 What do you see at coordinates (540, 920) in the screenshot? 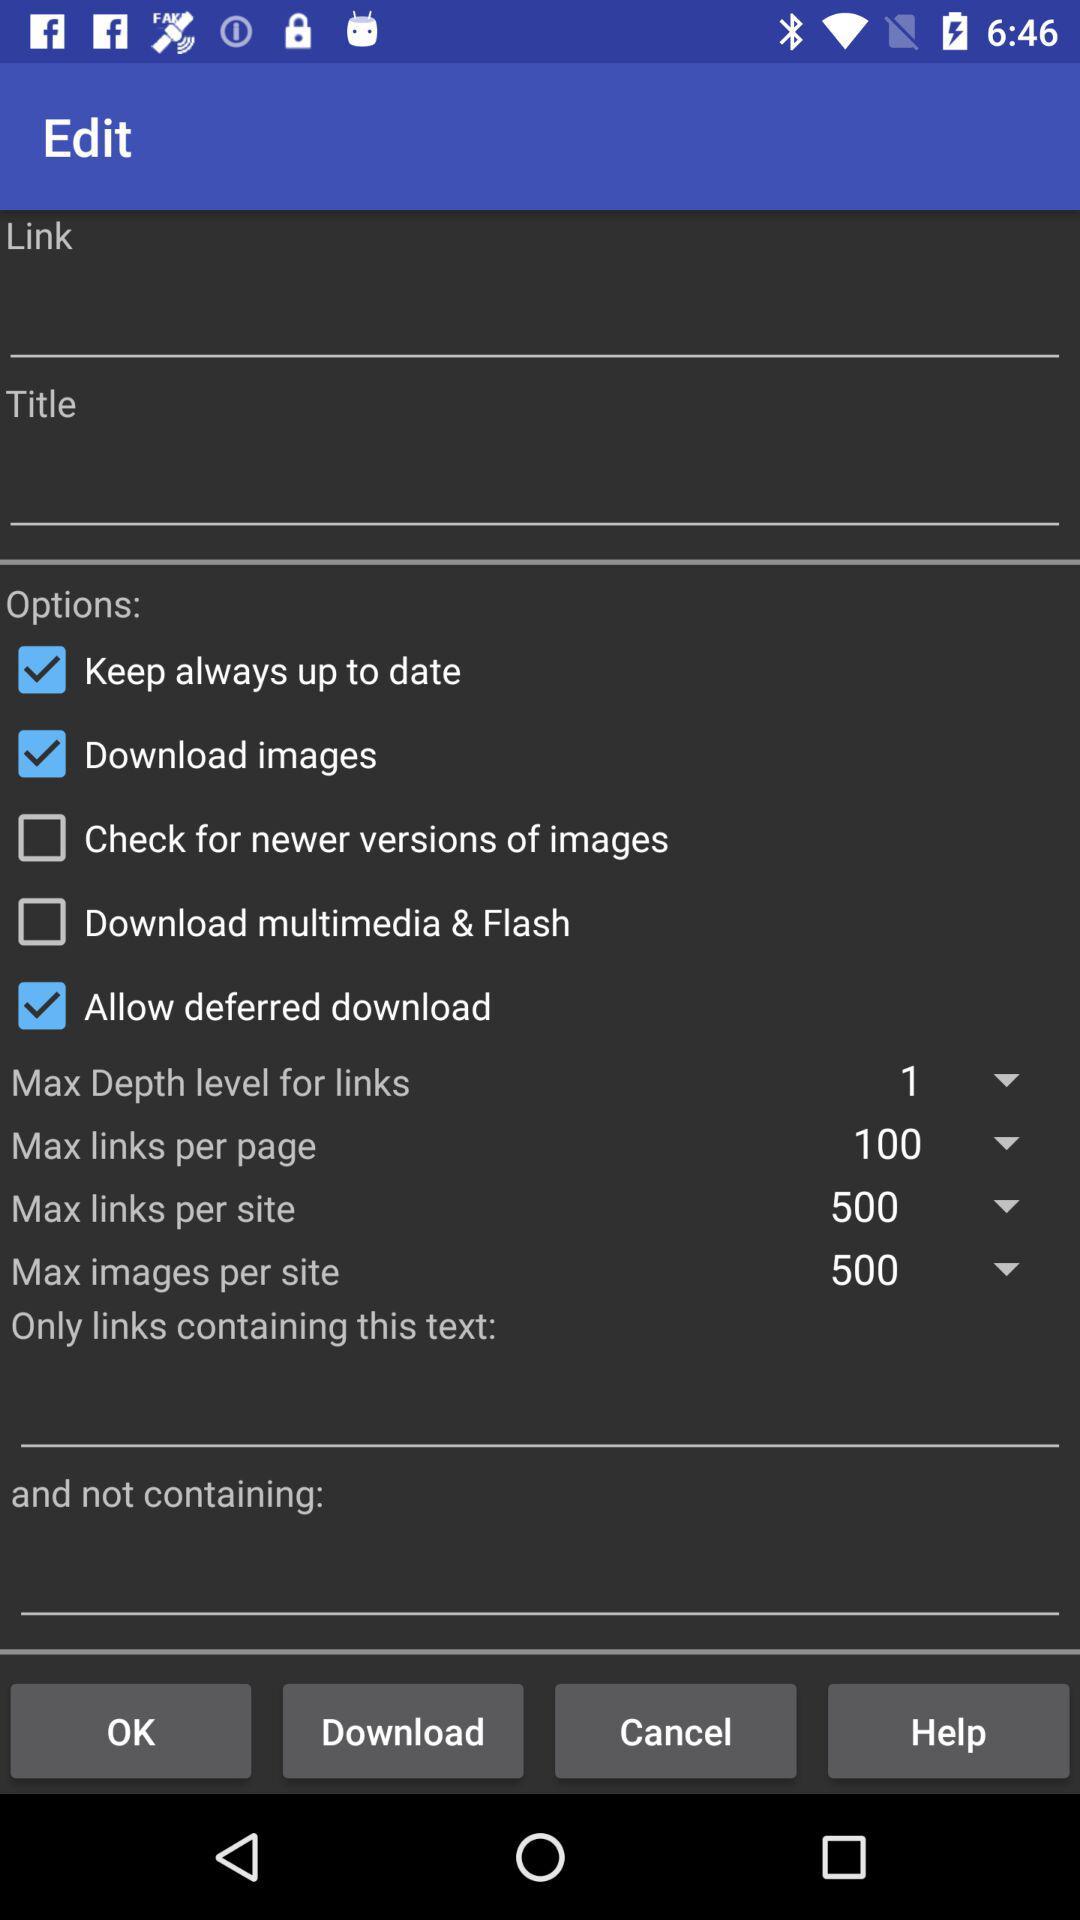
I see `icon below the check for newer item` at bounding box center [540, 920].